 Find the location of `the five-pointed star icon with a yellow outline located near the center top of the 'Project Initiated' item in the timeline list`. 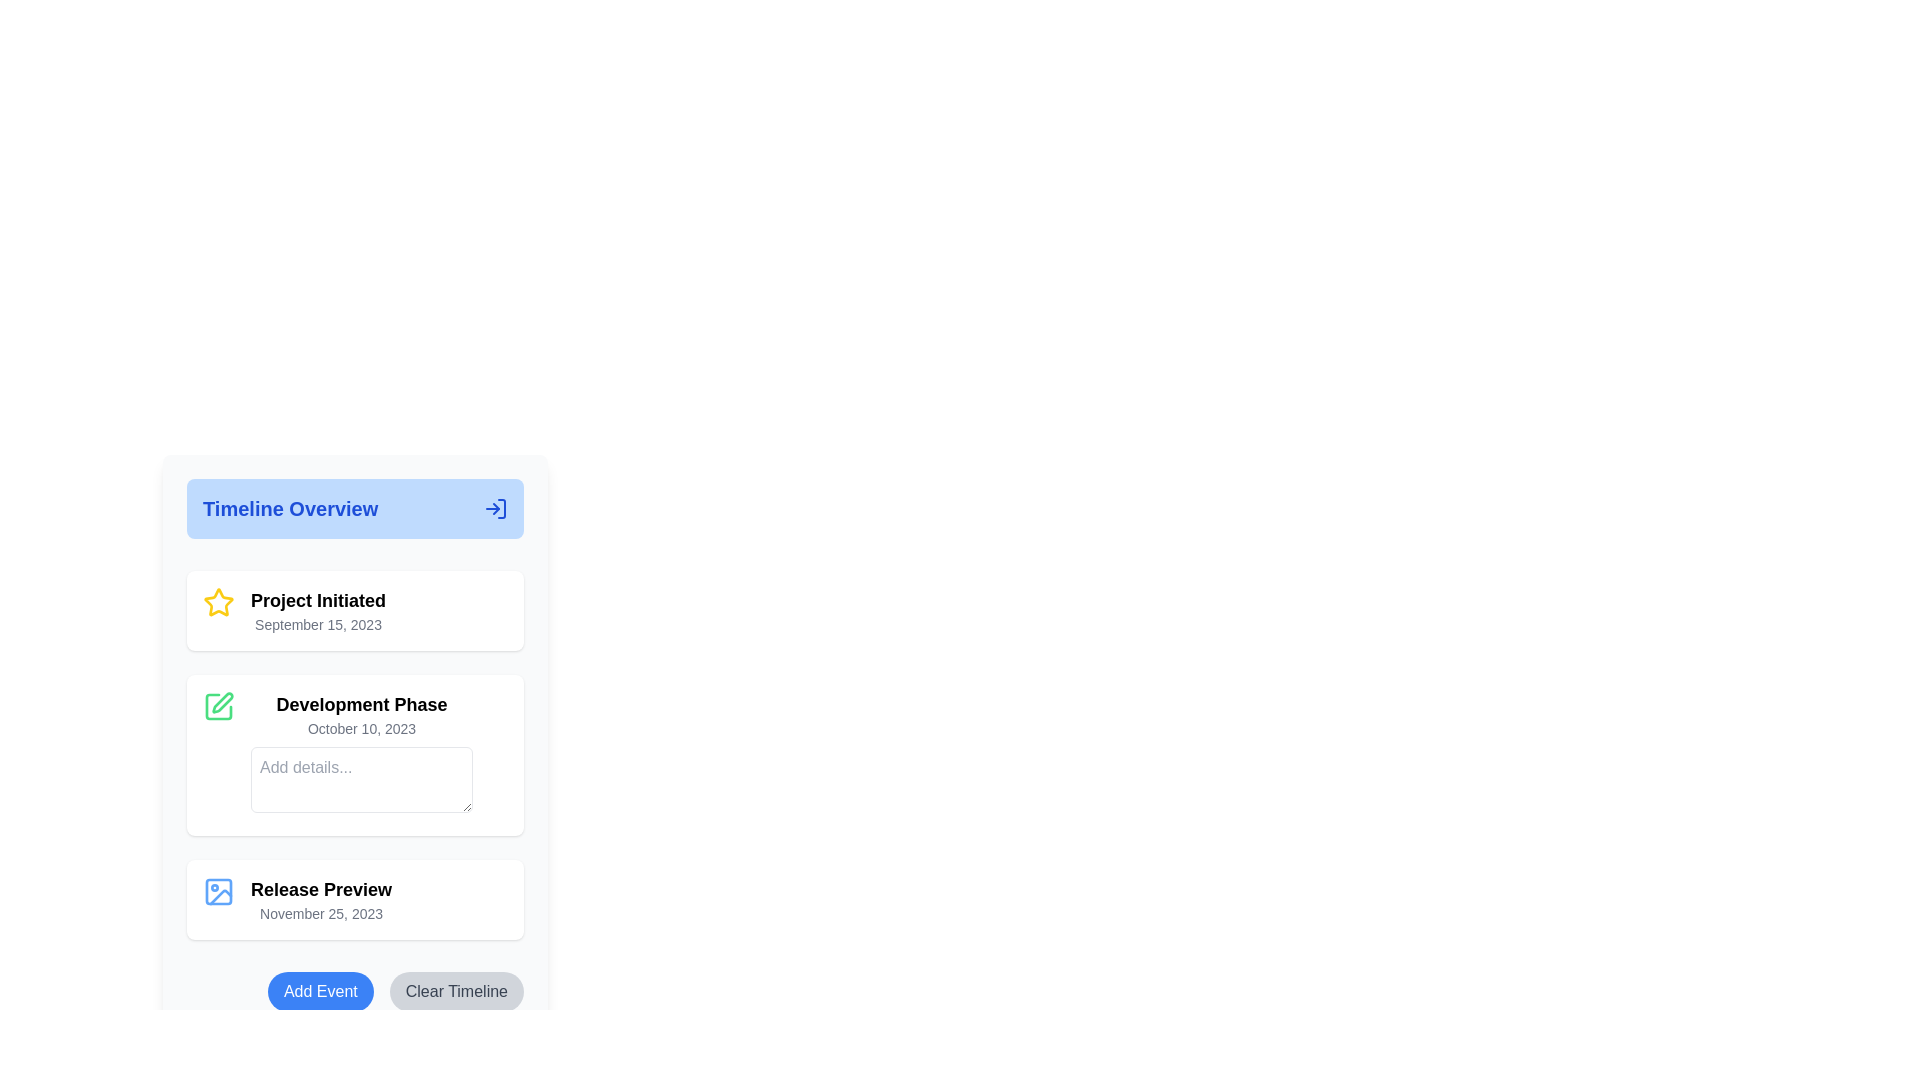

the five-pointed star icon with a yellow outline located near the center top of the 'Project Initiated' item in the timeline list is located at coordinates (219, 601).